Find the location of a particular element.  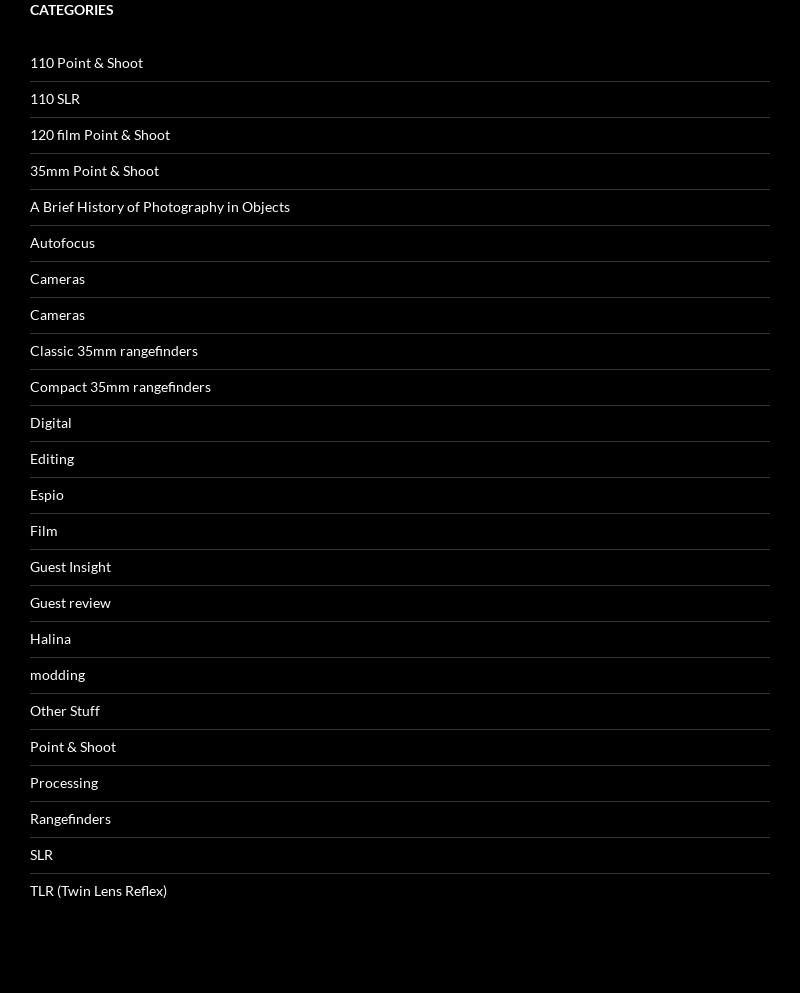

'Film' is located at coordinates (43, 248).